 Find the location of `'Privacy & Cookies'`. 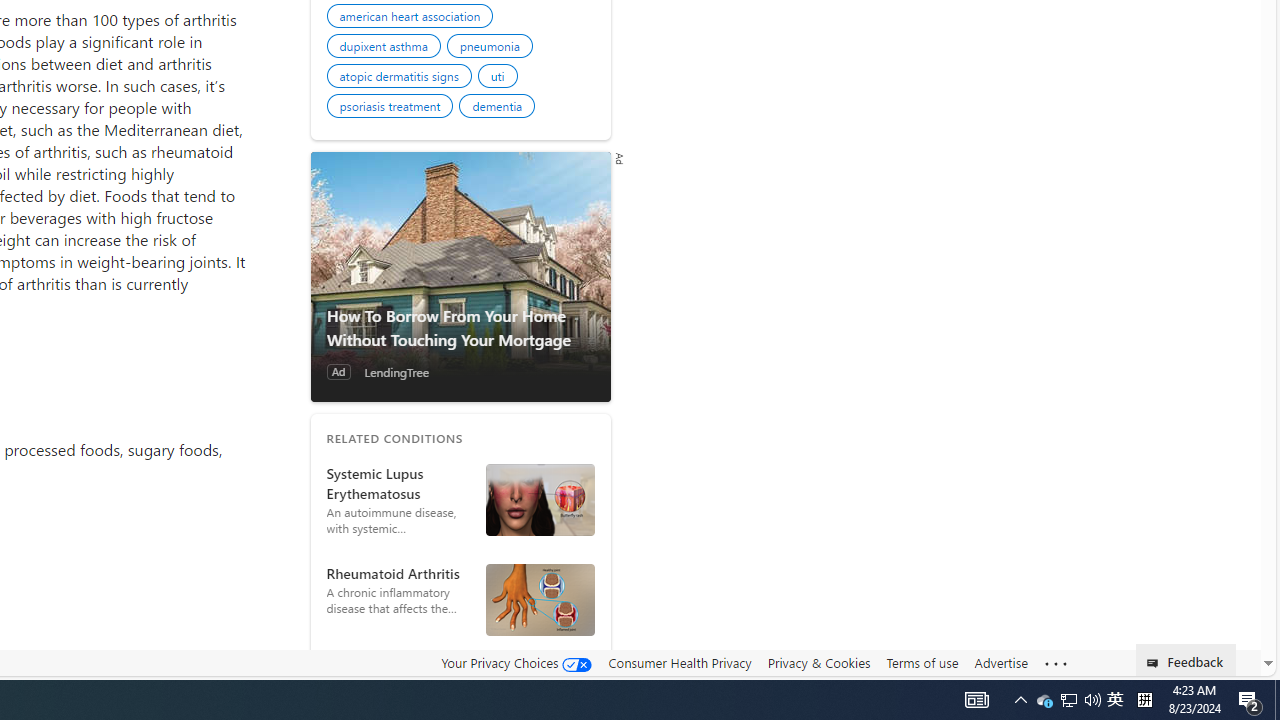

'Privacy & Cookies' is located at coordinates (818, 663).